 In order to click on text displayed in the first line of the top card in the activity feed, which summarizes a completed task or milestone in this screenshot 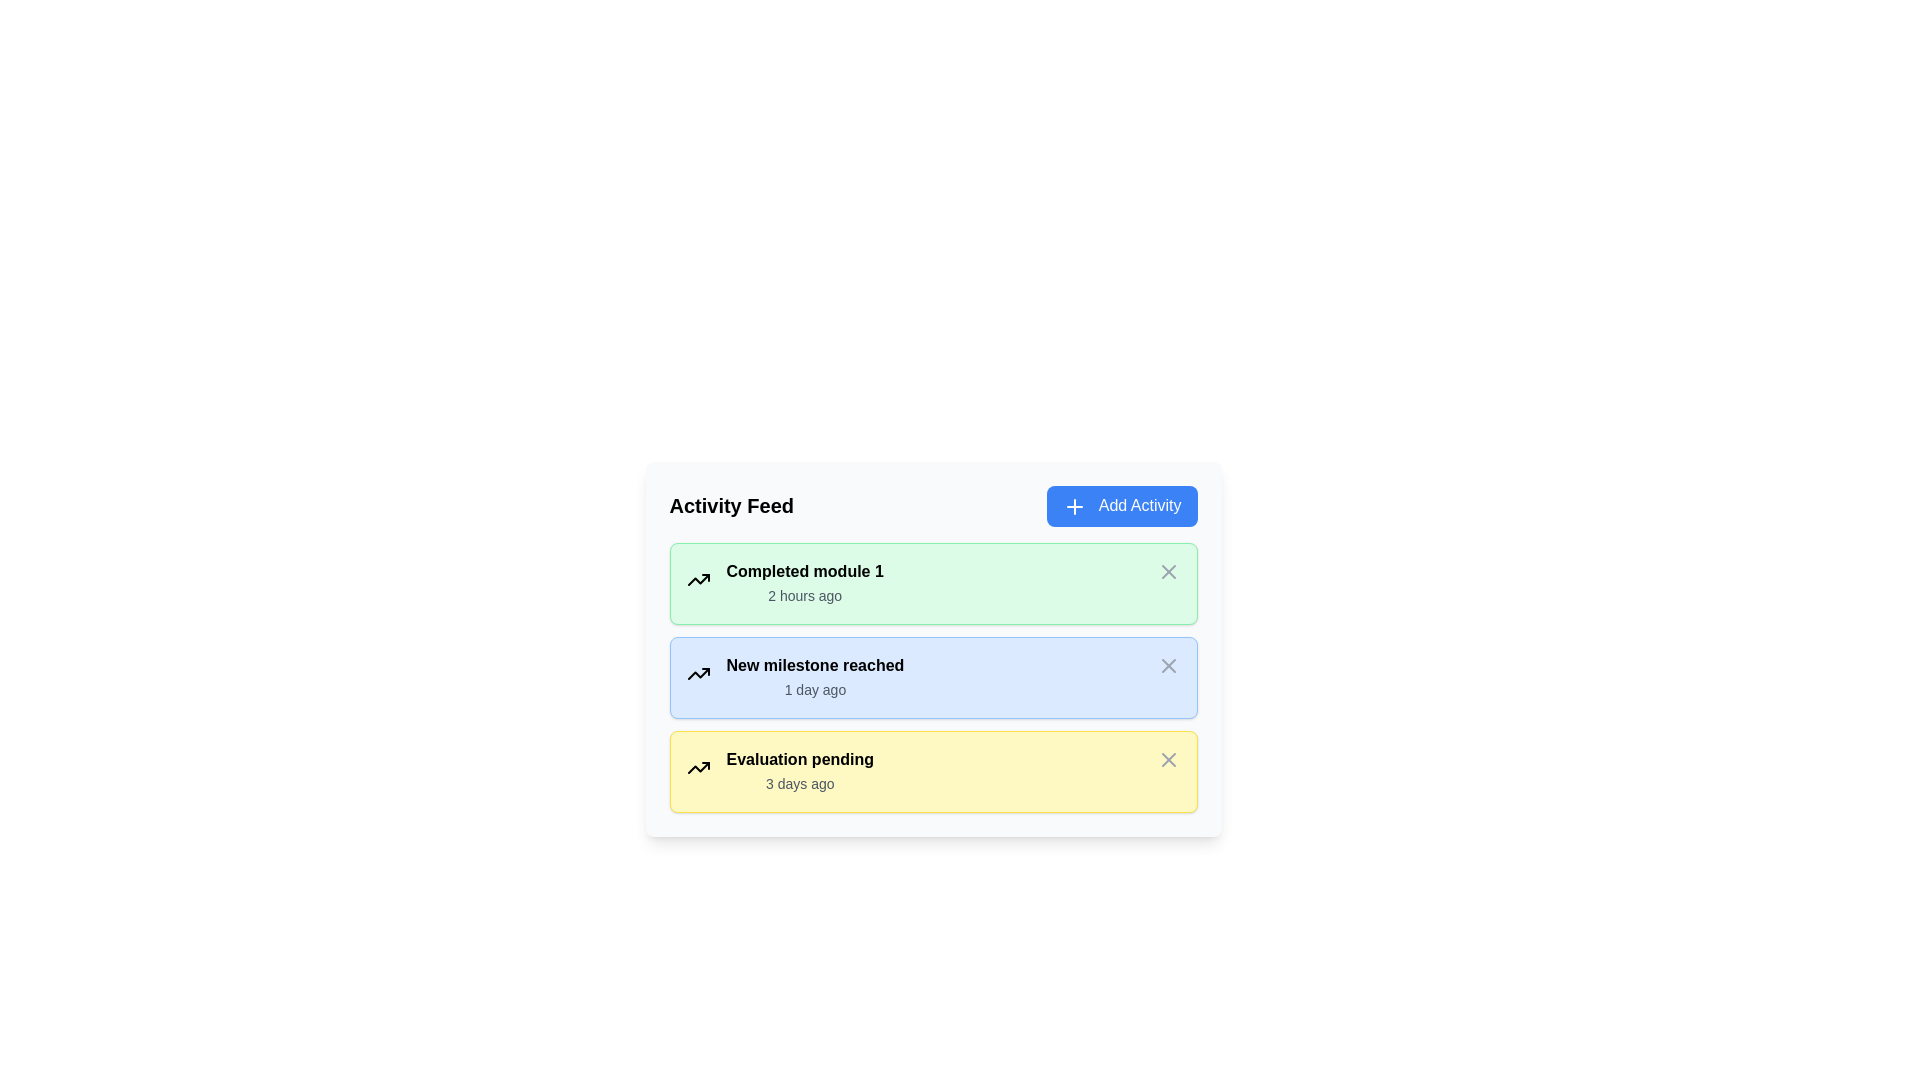, I will do `click(805, 571)`.